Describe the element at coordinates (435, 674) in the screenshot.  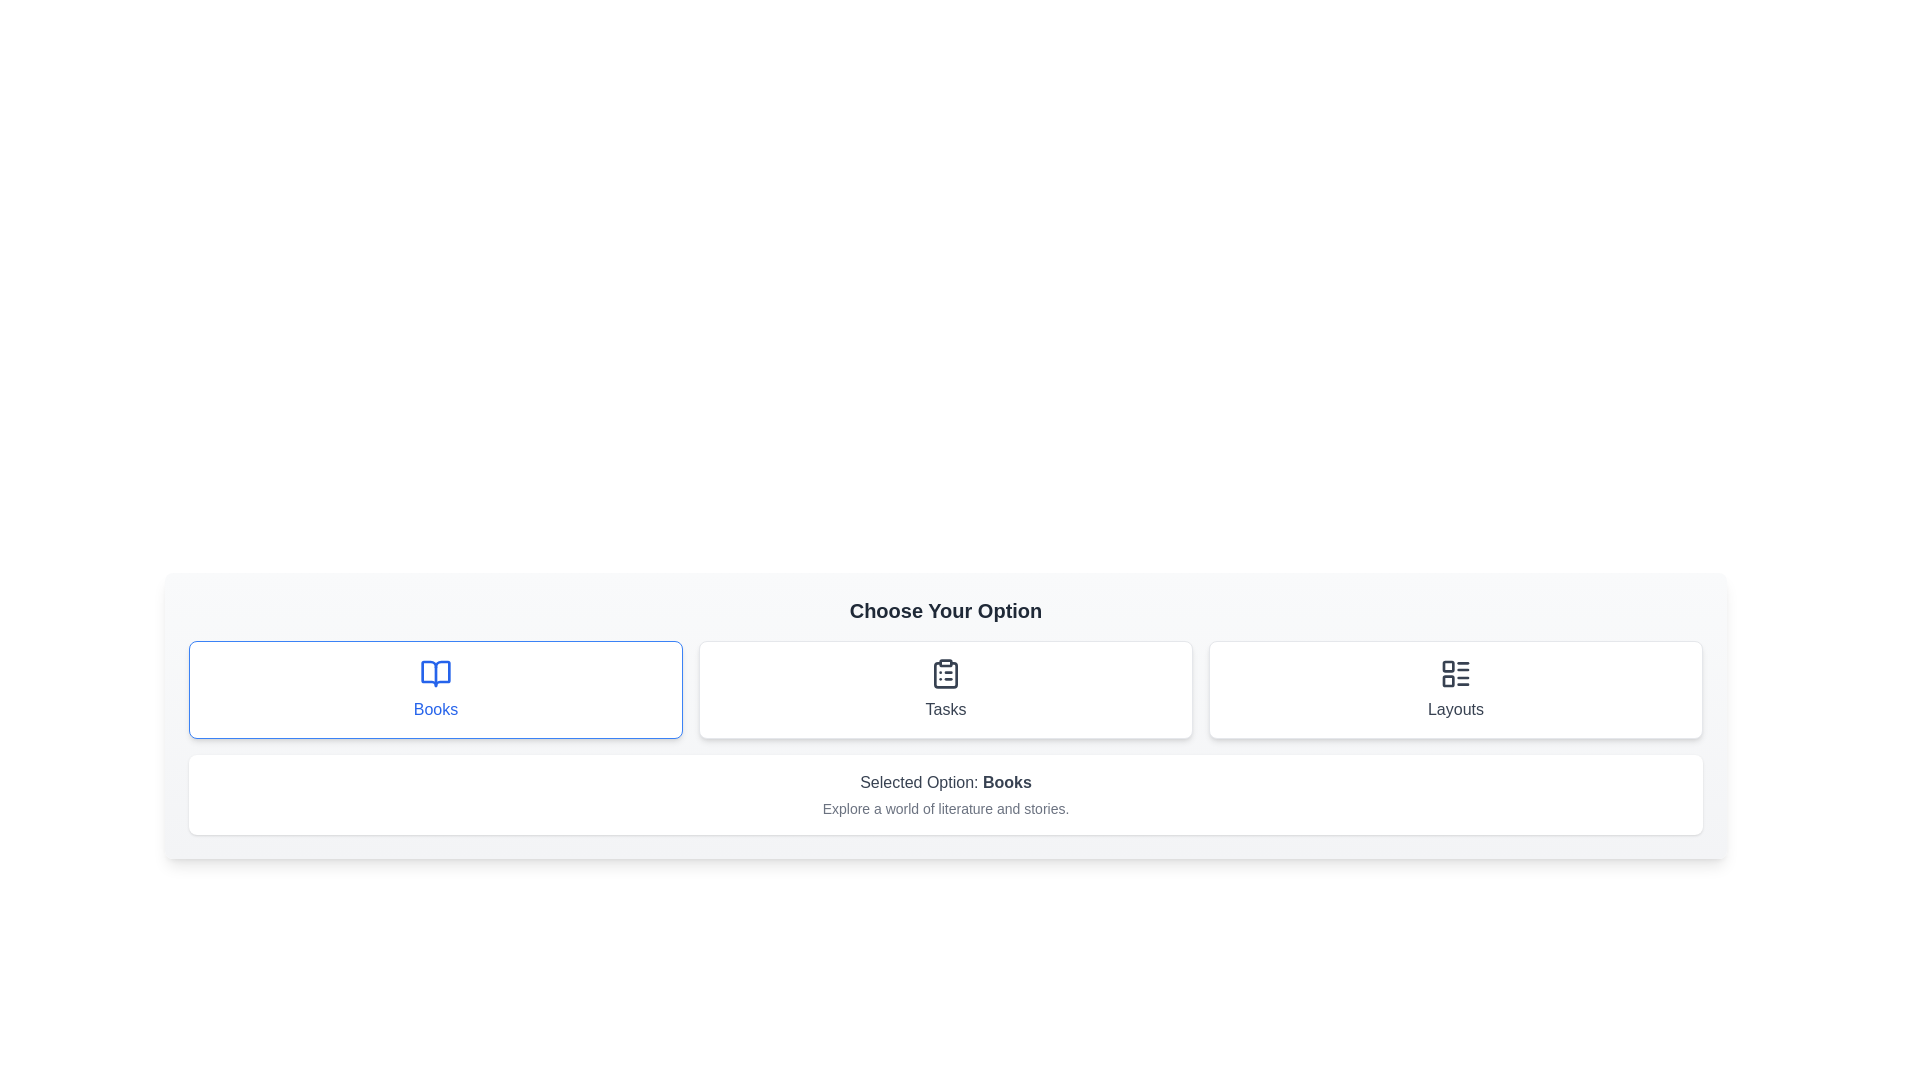
I see `the 'Books' icon, which is an SVG element located on the leftmost side of a row containing options for 'Books', 'Tasks', and 'Layouts'` at that location.